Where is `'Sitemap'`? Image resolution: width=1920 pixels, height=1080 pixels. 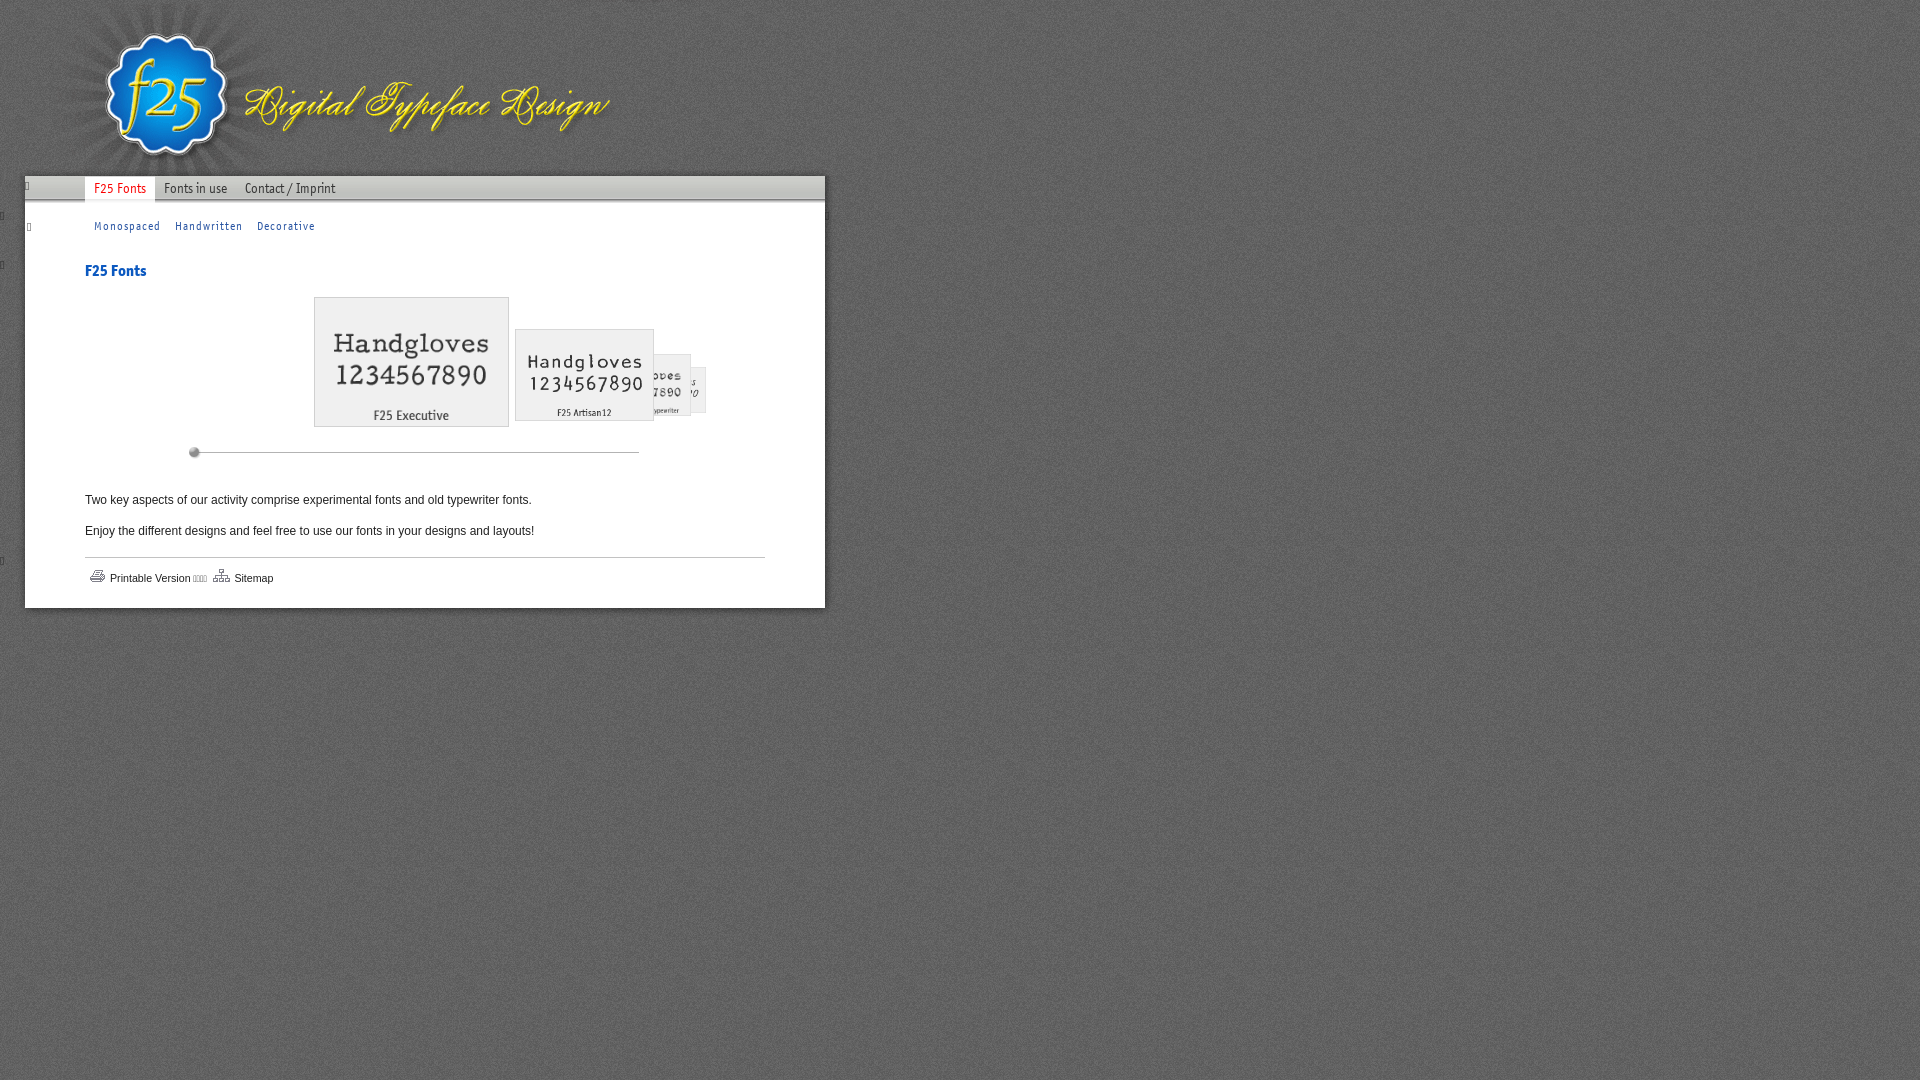
'Sitemap' is located at coordinates (252, 578).